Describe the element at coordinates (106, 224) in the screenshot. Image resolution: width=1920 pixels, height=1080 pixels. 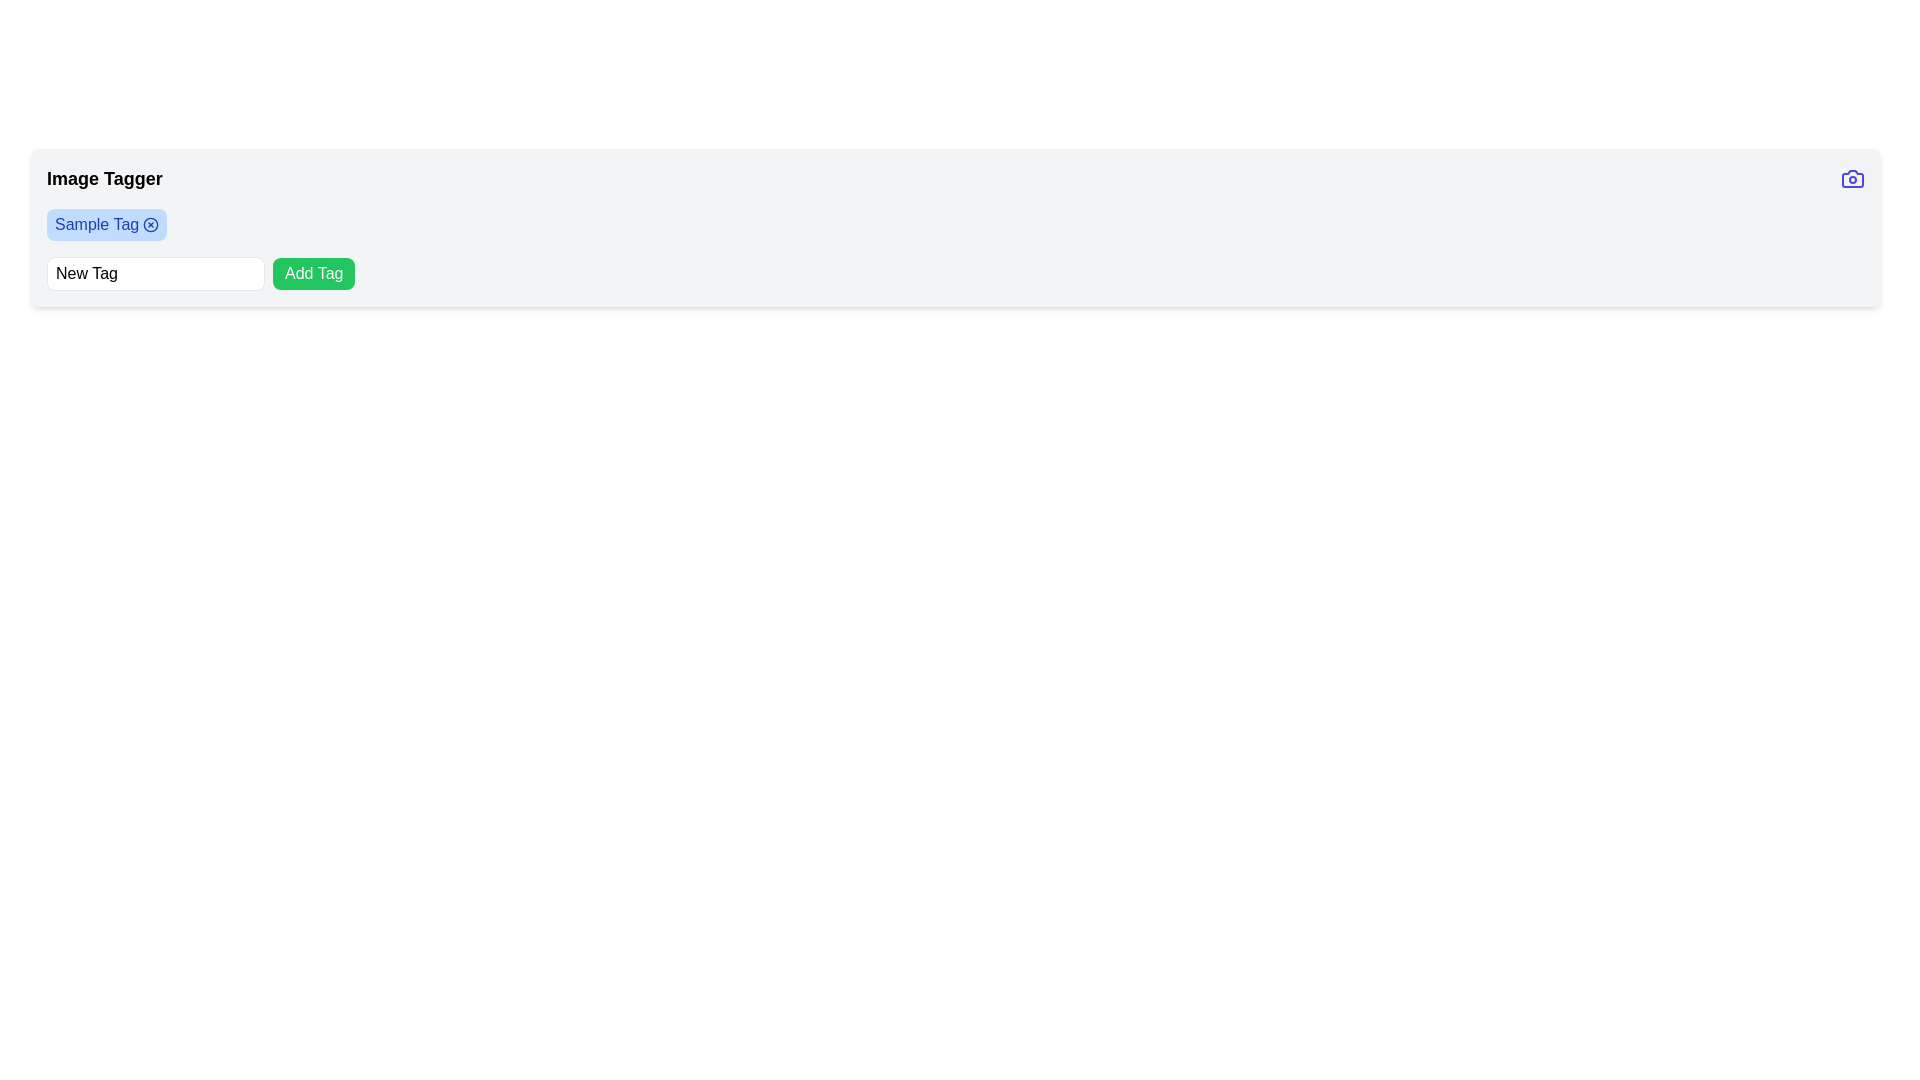
I see `the 'Sample Tag' element, which is a rounded rectangular tag with a light blue background, blue text, and a close icon on the right, located in the 'Image Tagger' section` at that location.